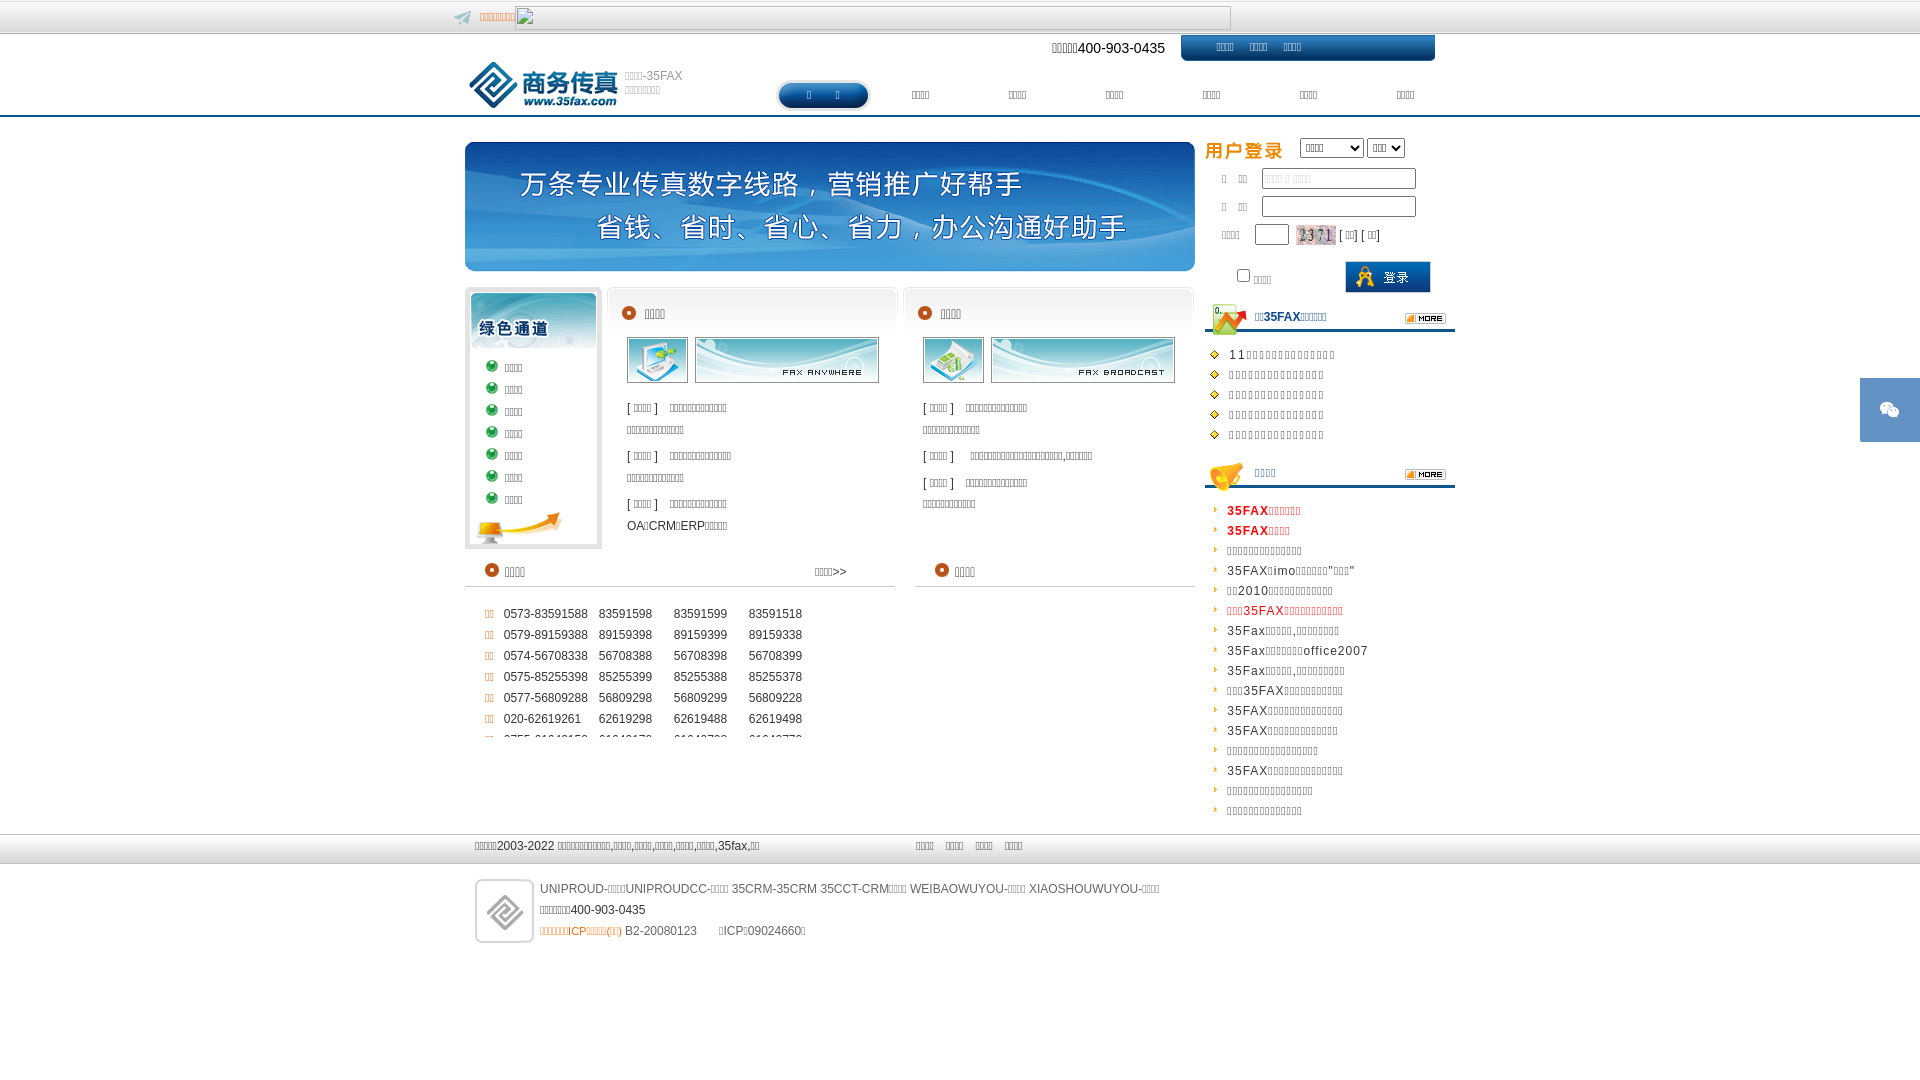 This screenshot has height=1080, width=1920. Describe the element at coordinates (661, 930) in the screenshot. I see `'B2-20080123'` at that location.